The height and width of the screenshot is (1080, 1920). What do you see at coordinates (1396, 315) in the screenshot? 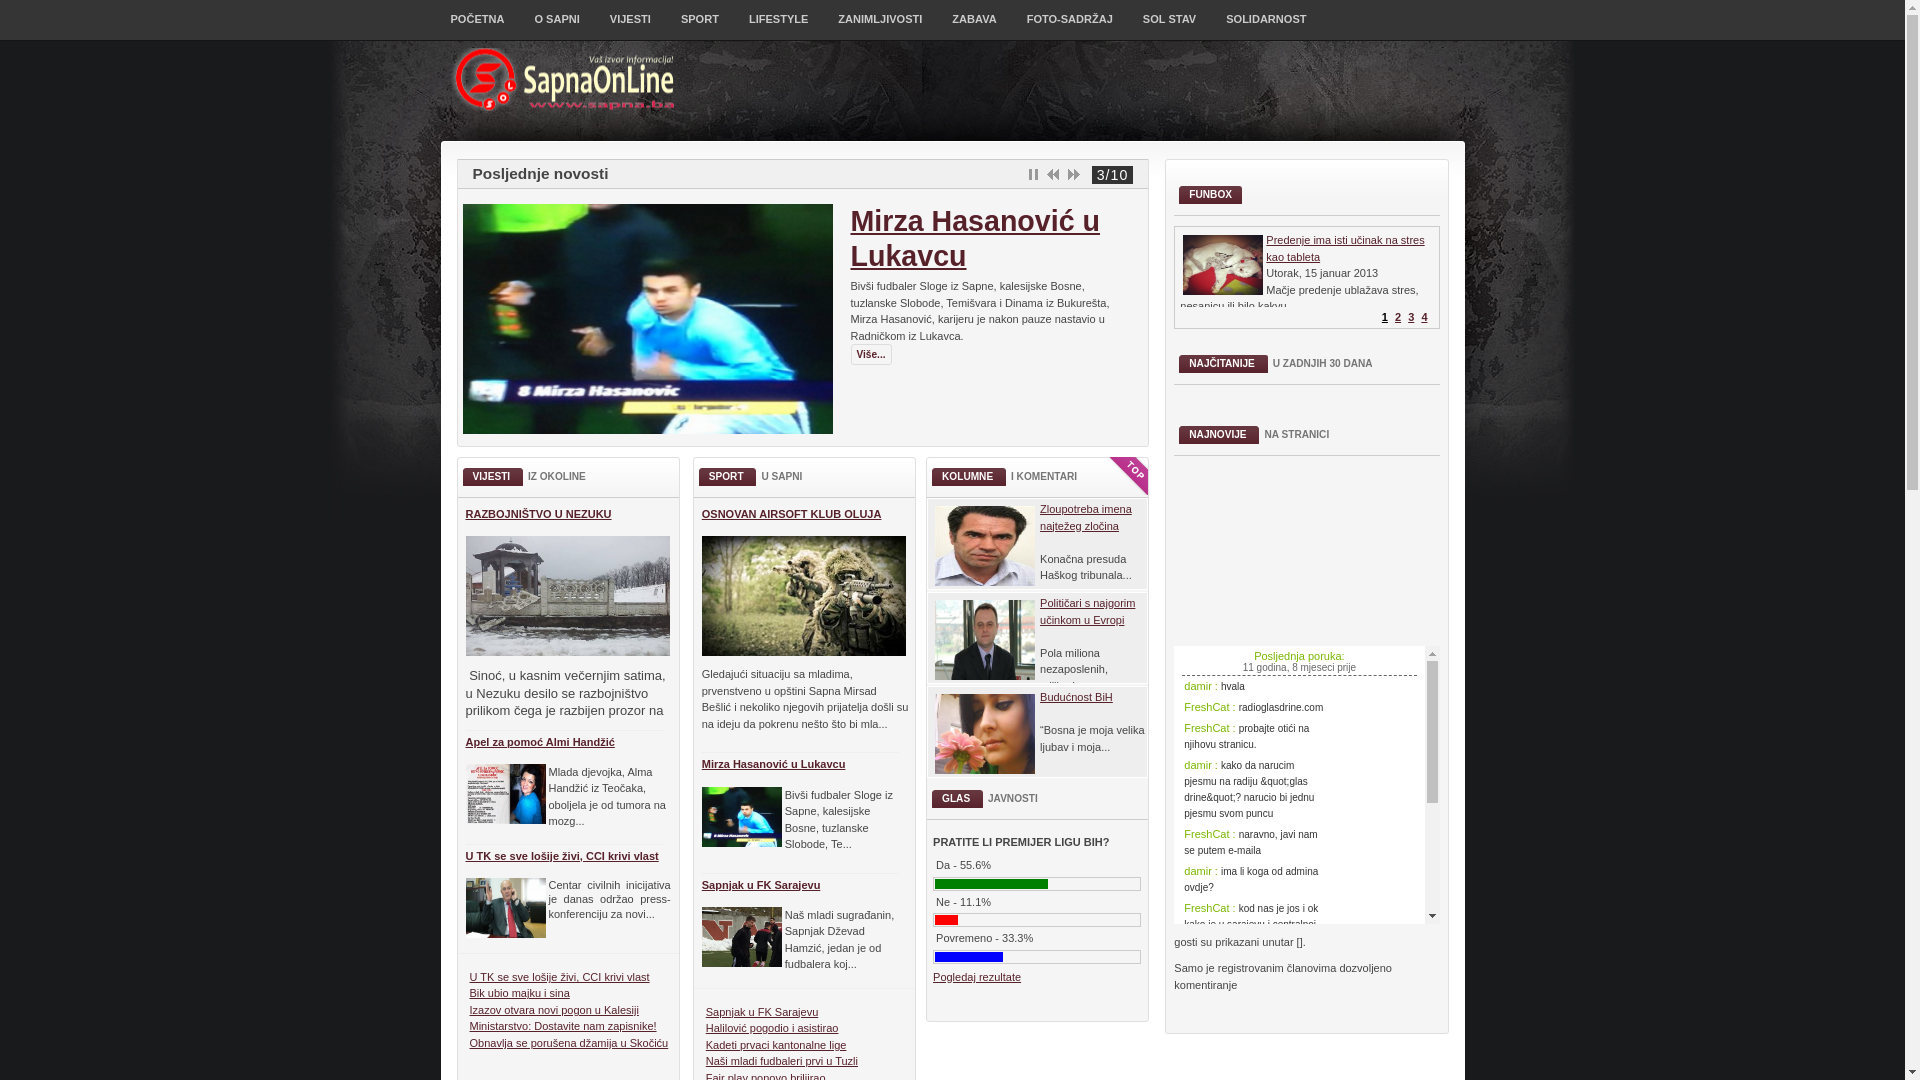
I see `'2'` at bounding box center [1396, 315].